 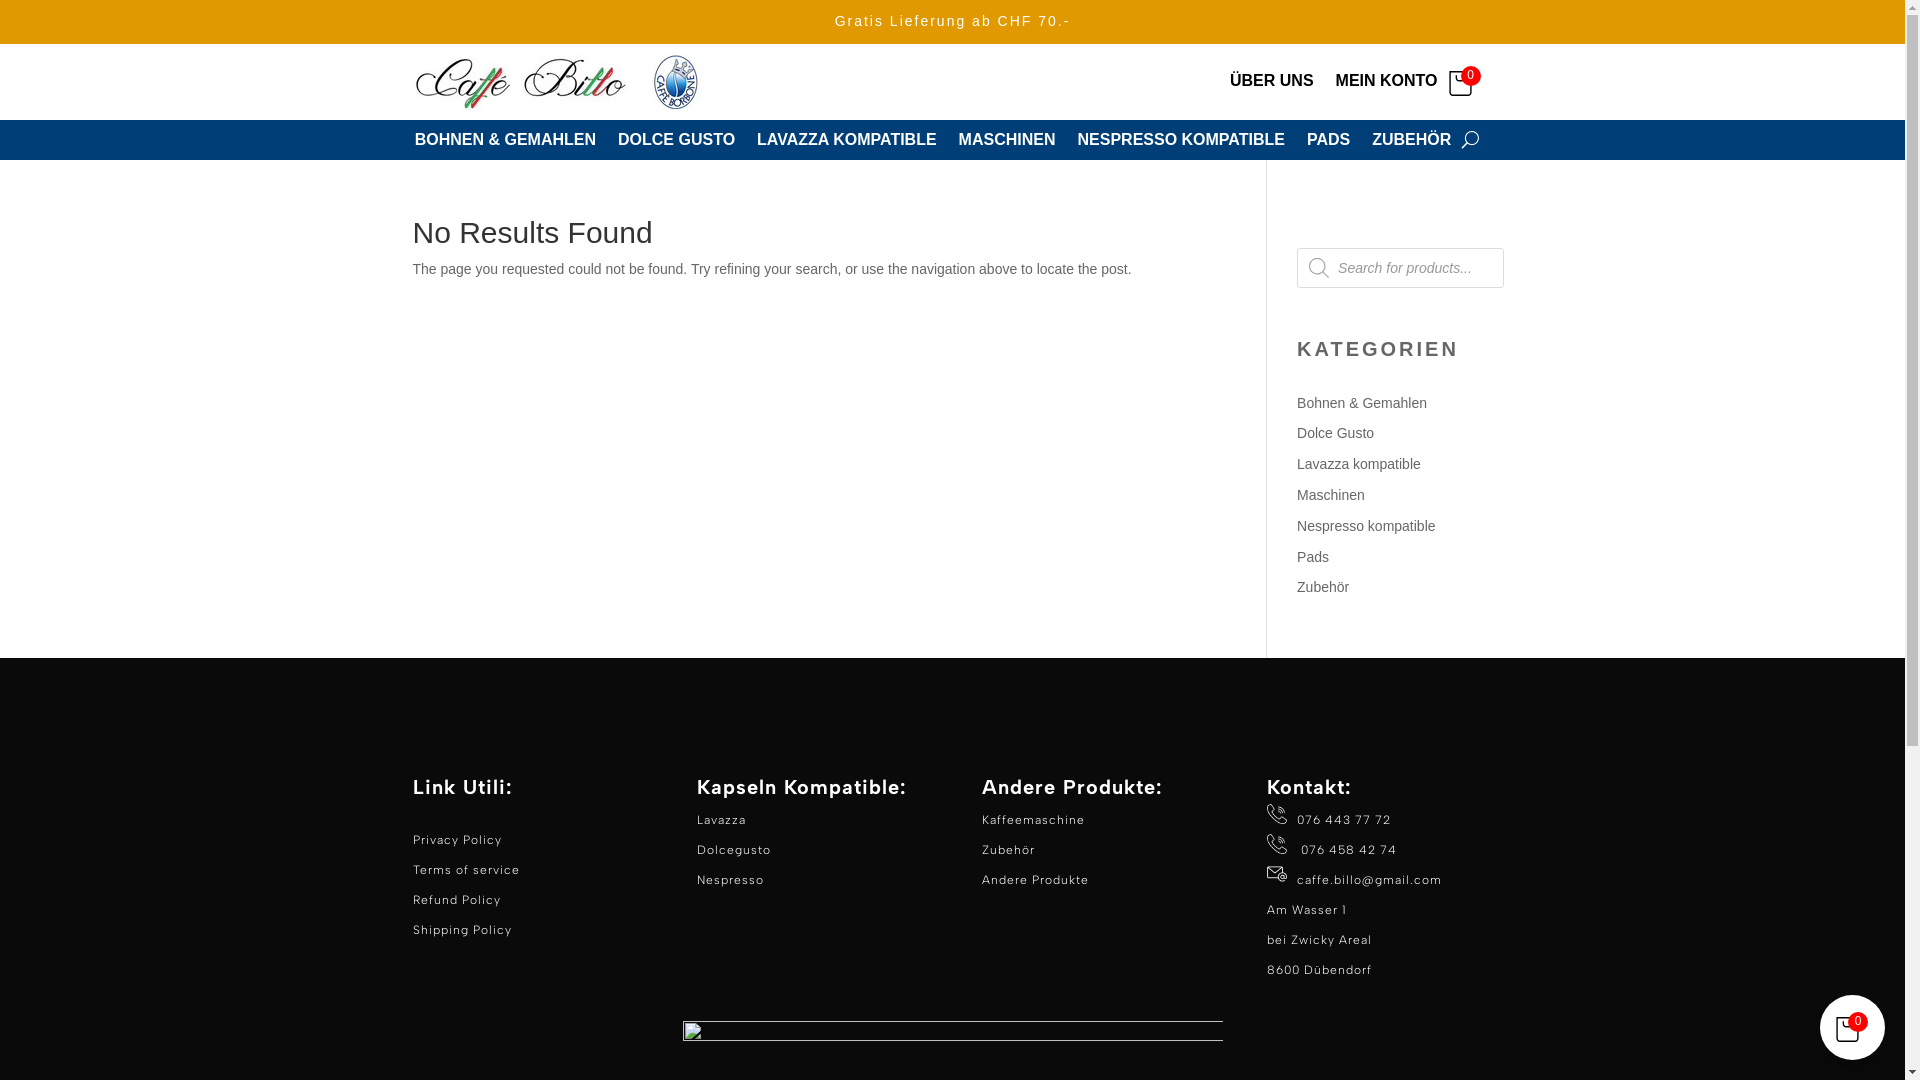 I want to click on 'Maschinen', so click(x=1296, y=494).